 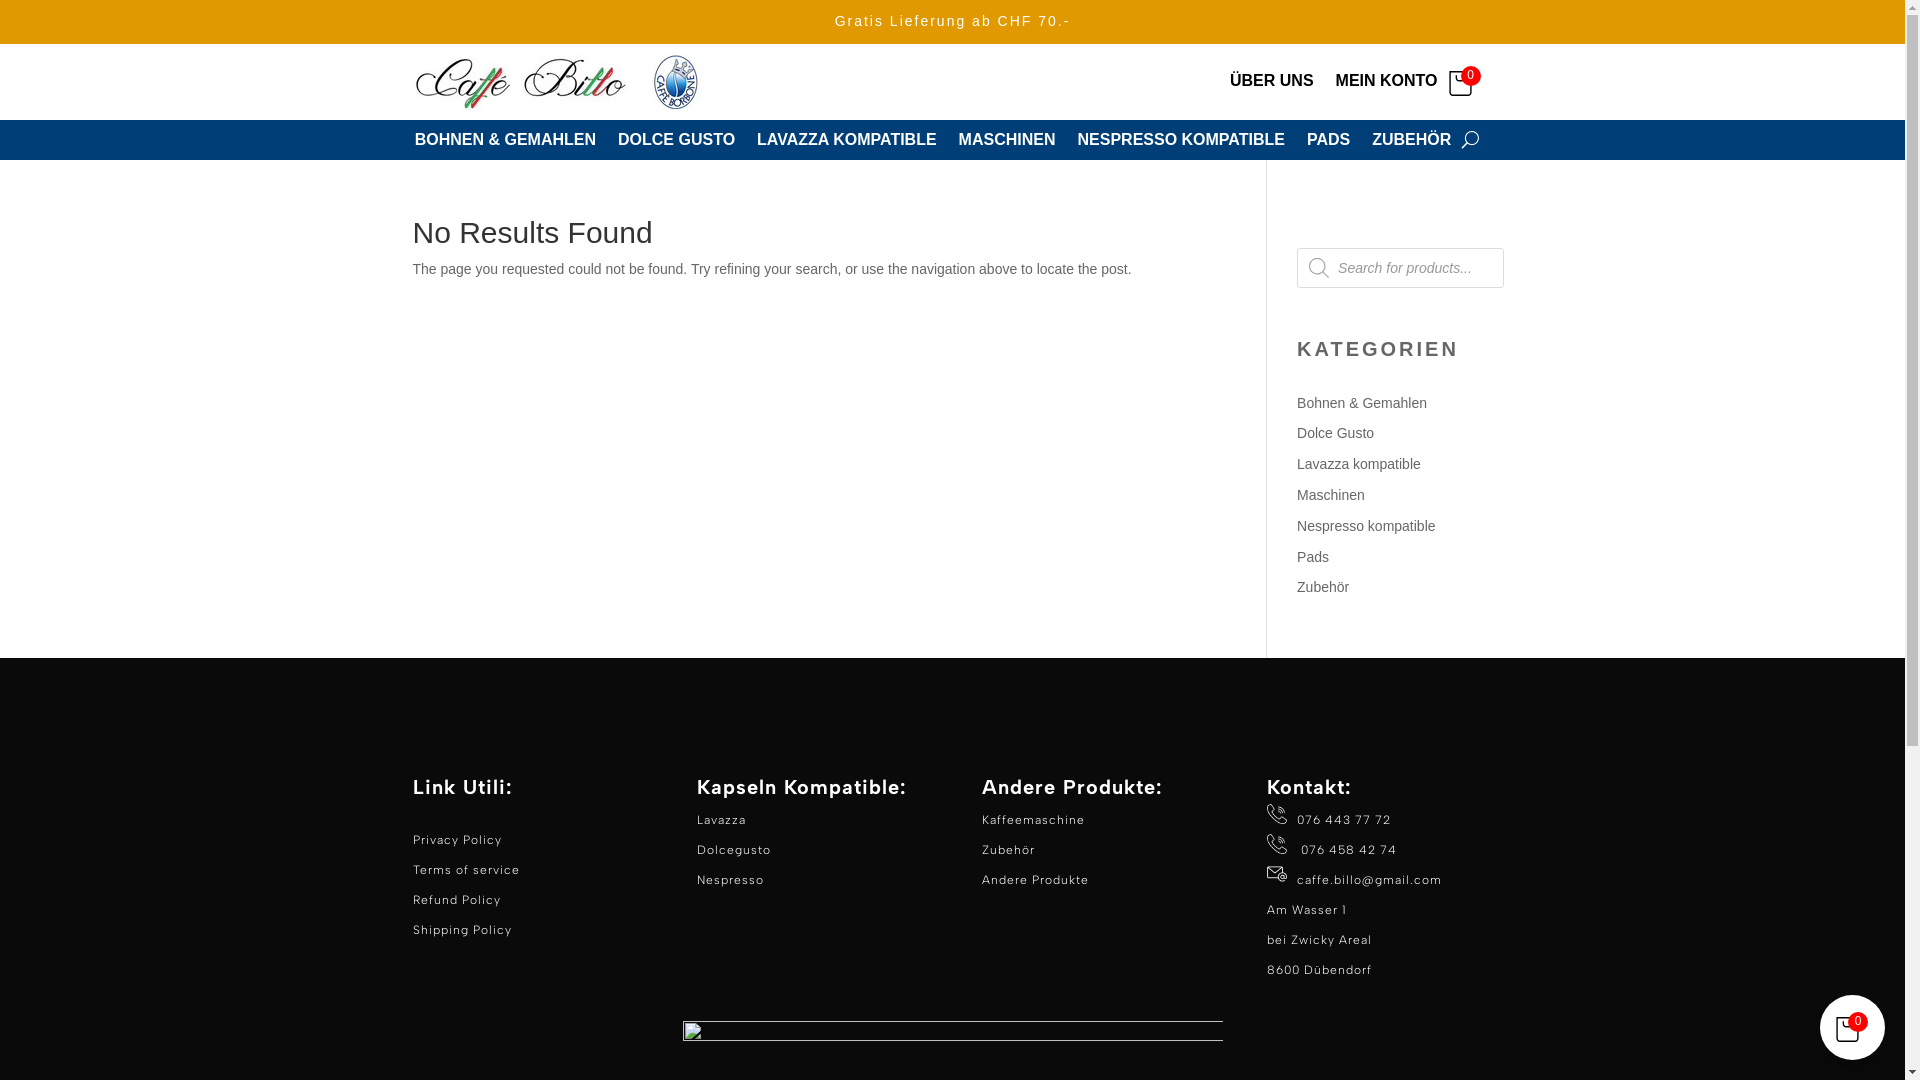 I want to click on 'Maschinen', so click(x=1296, y=494).